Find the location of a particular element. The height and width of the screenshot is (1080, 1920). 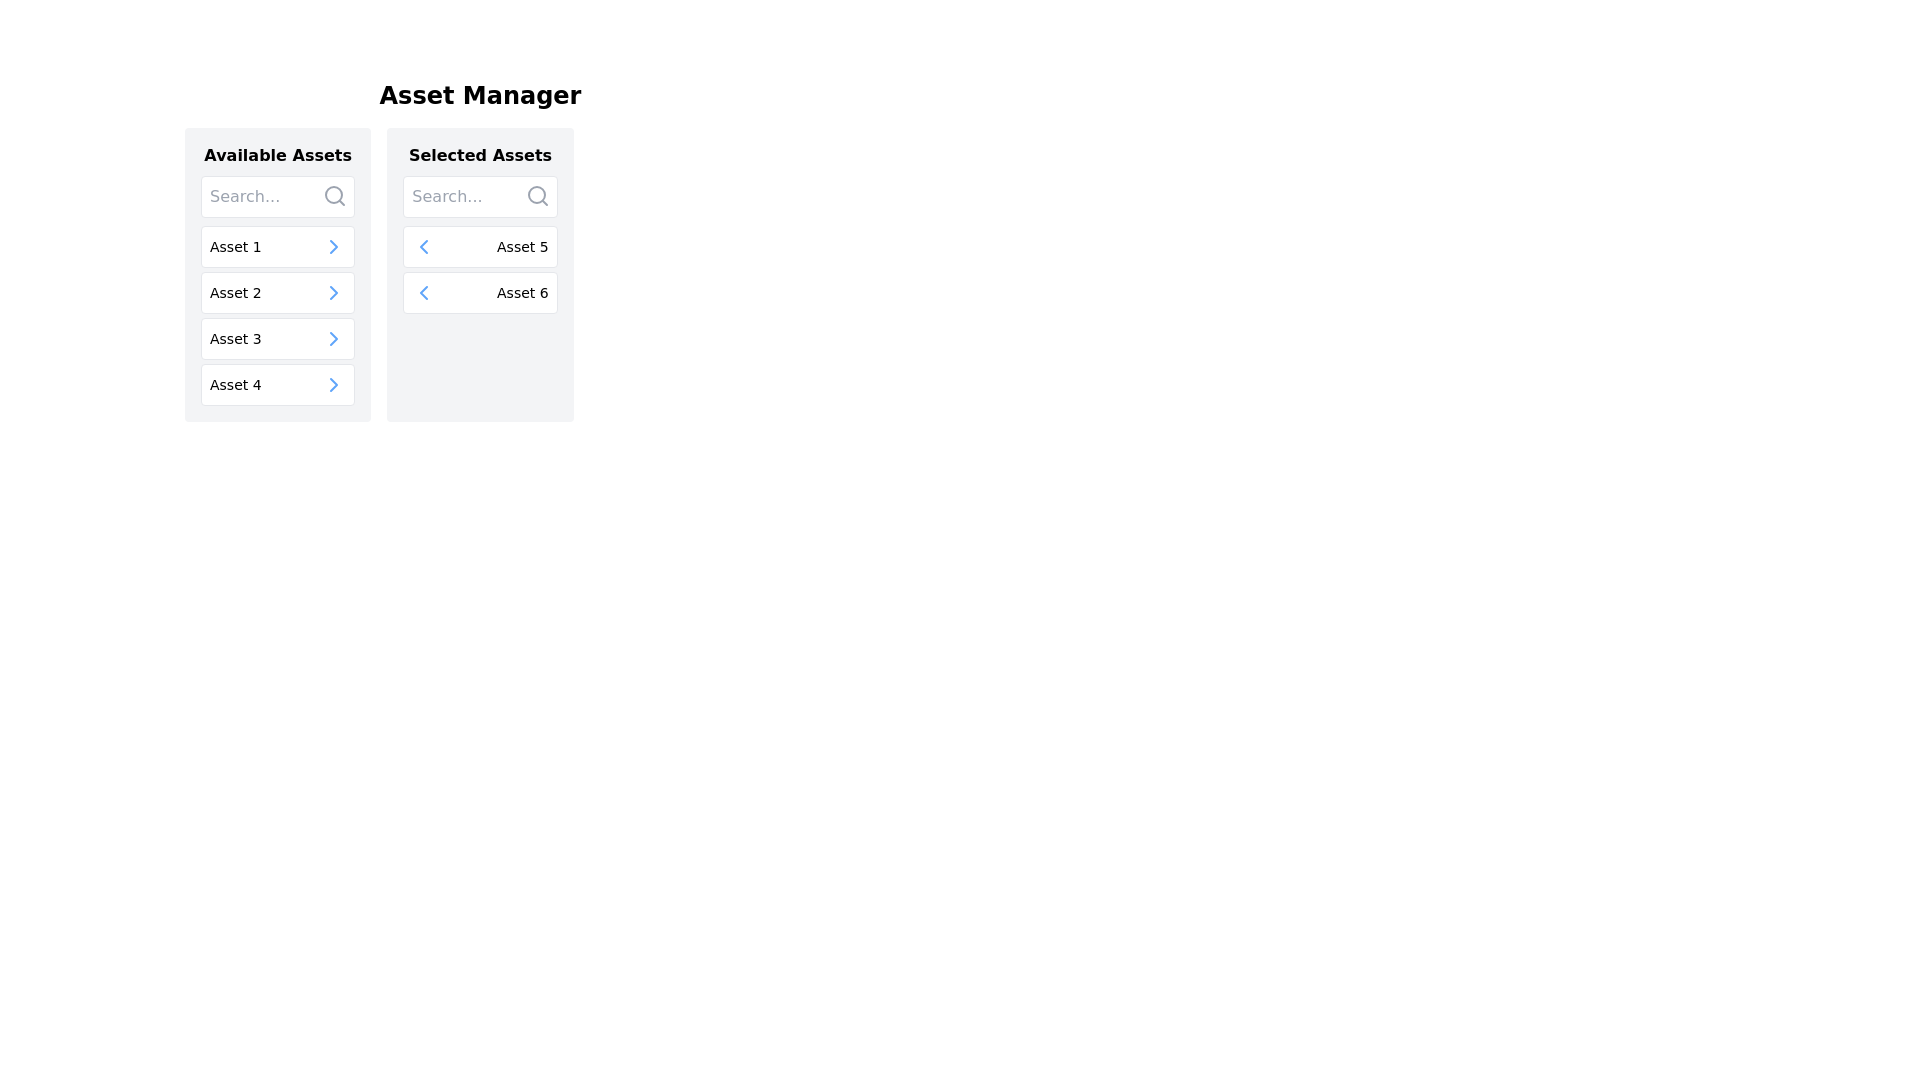

the right-facing chevron icon button associated with 'Asset 3' is located at coordinates (334, 338).